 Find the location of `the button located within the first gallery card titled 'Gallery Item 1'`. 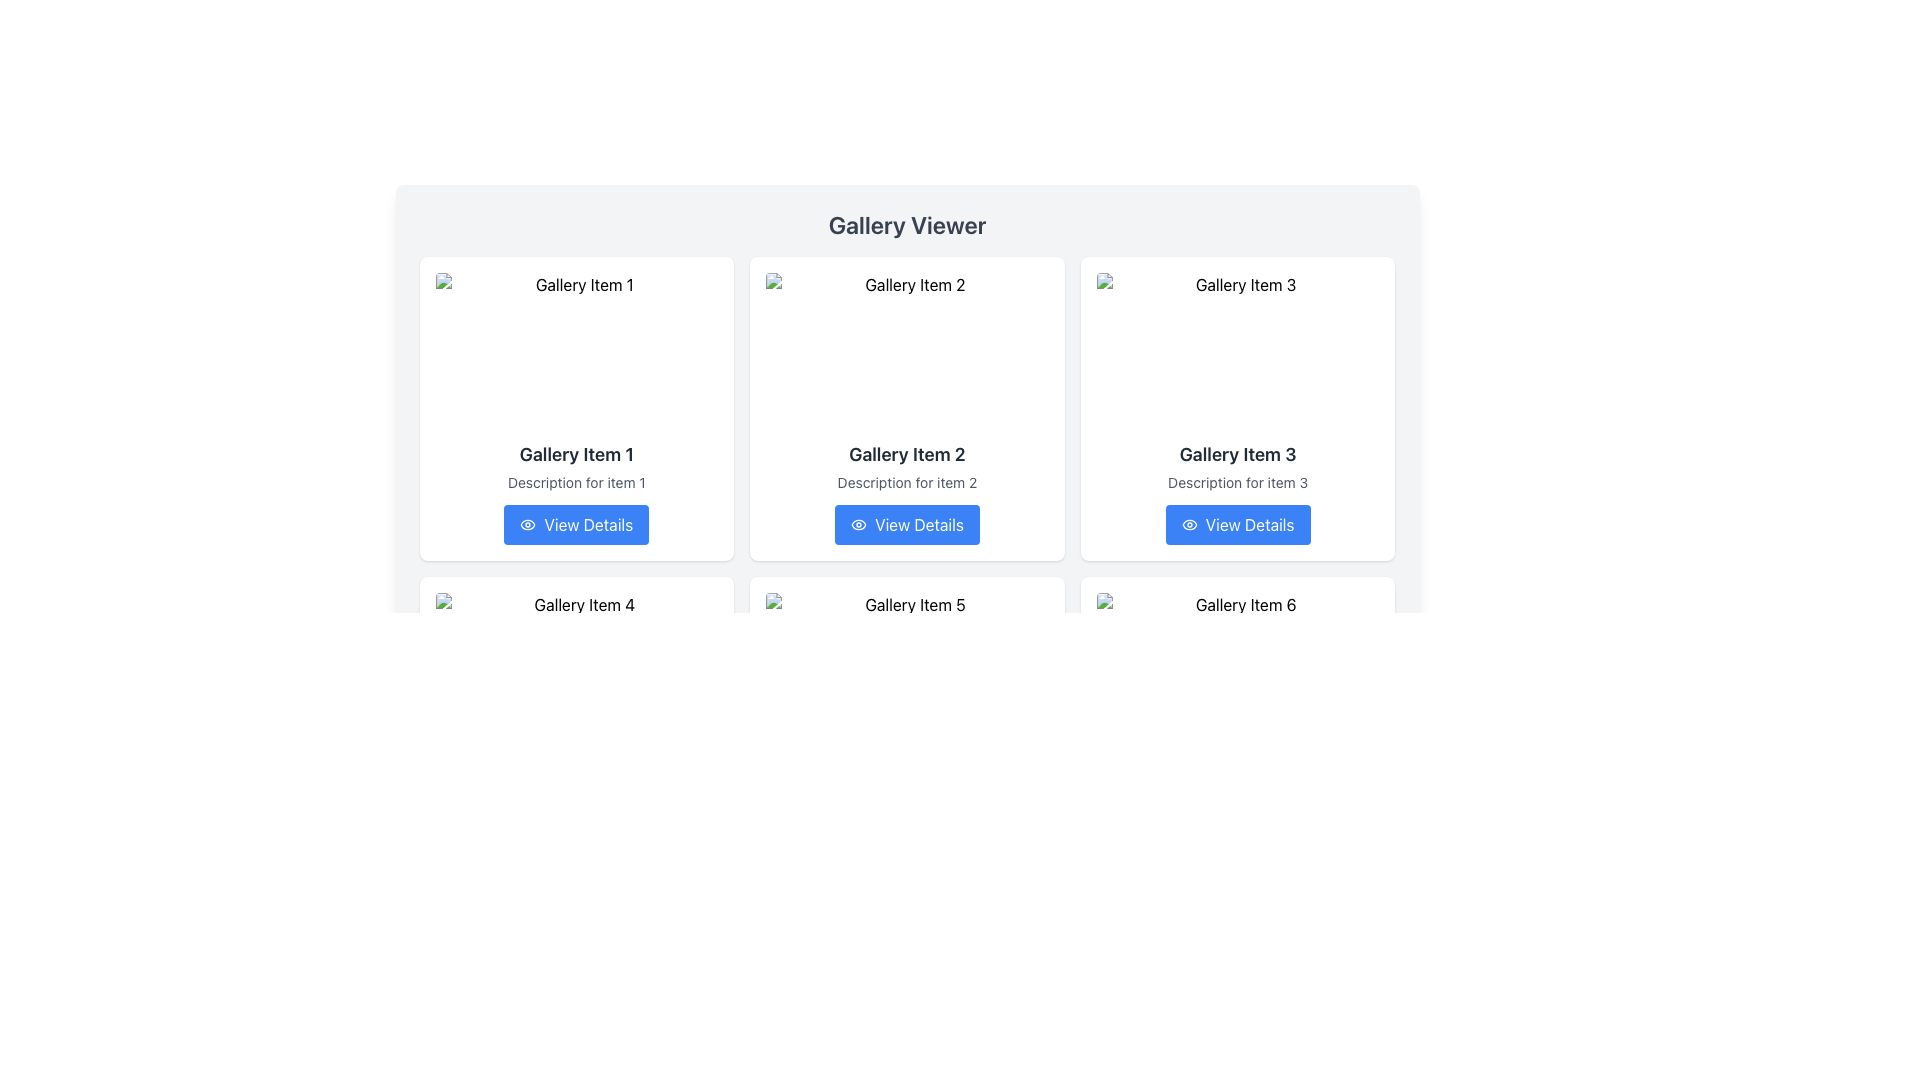

the button located within the first gallery card titled 'Gallery Item 1' is located at coordinates (575, 523).